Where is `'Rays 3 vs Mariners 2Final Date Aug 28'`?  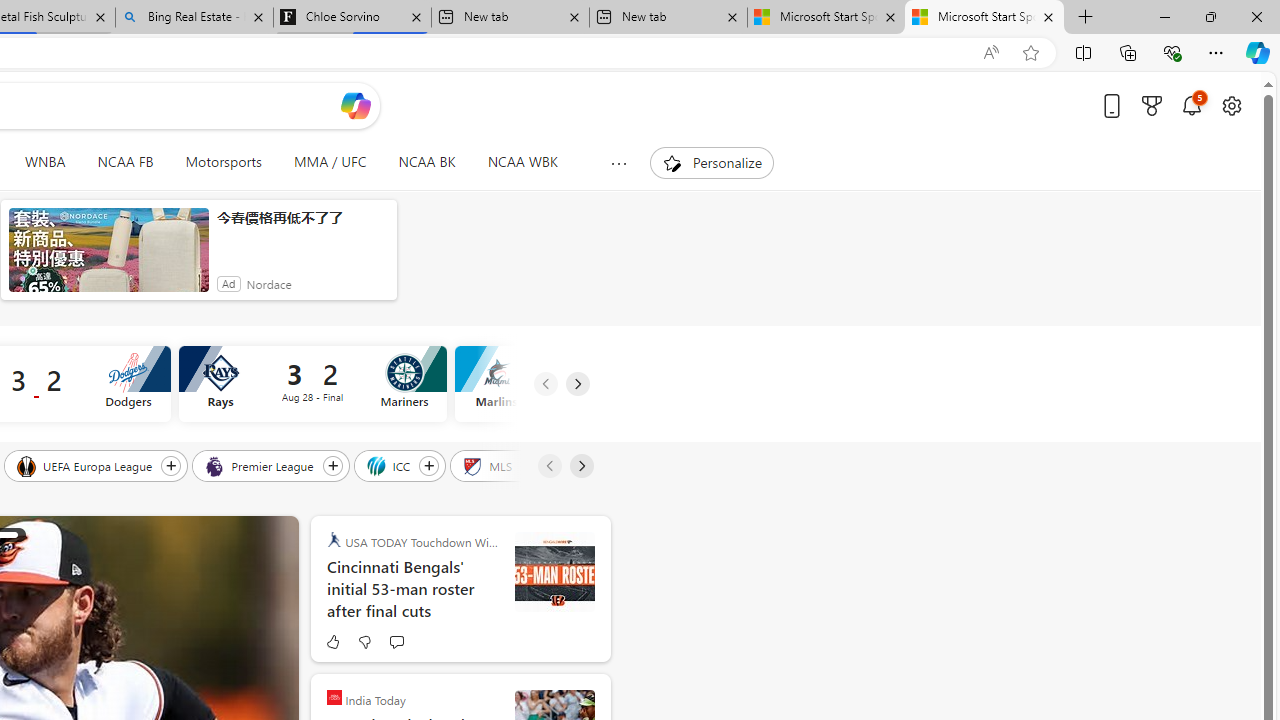
'Rays 3 vs Mariners 2Final Date Aug 28' is located at coordinates (311, 384).